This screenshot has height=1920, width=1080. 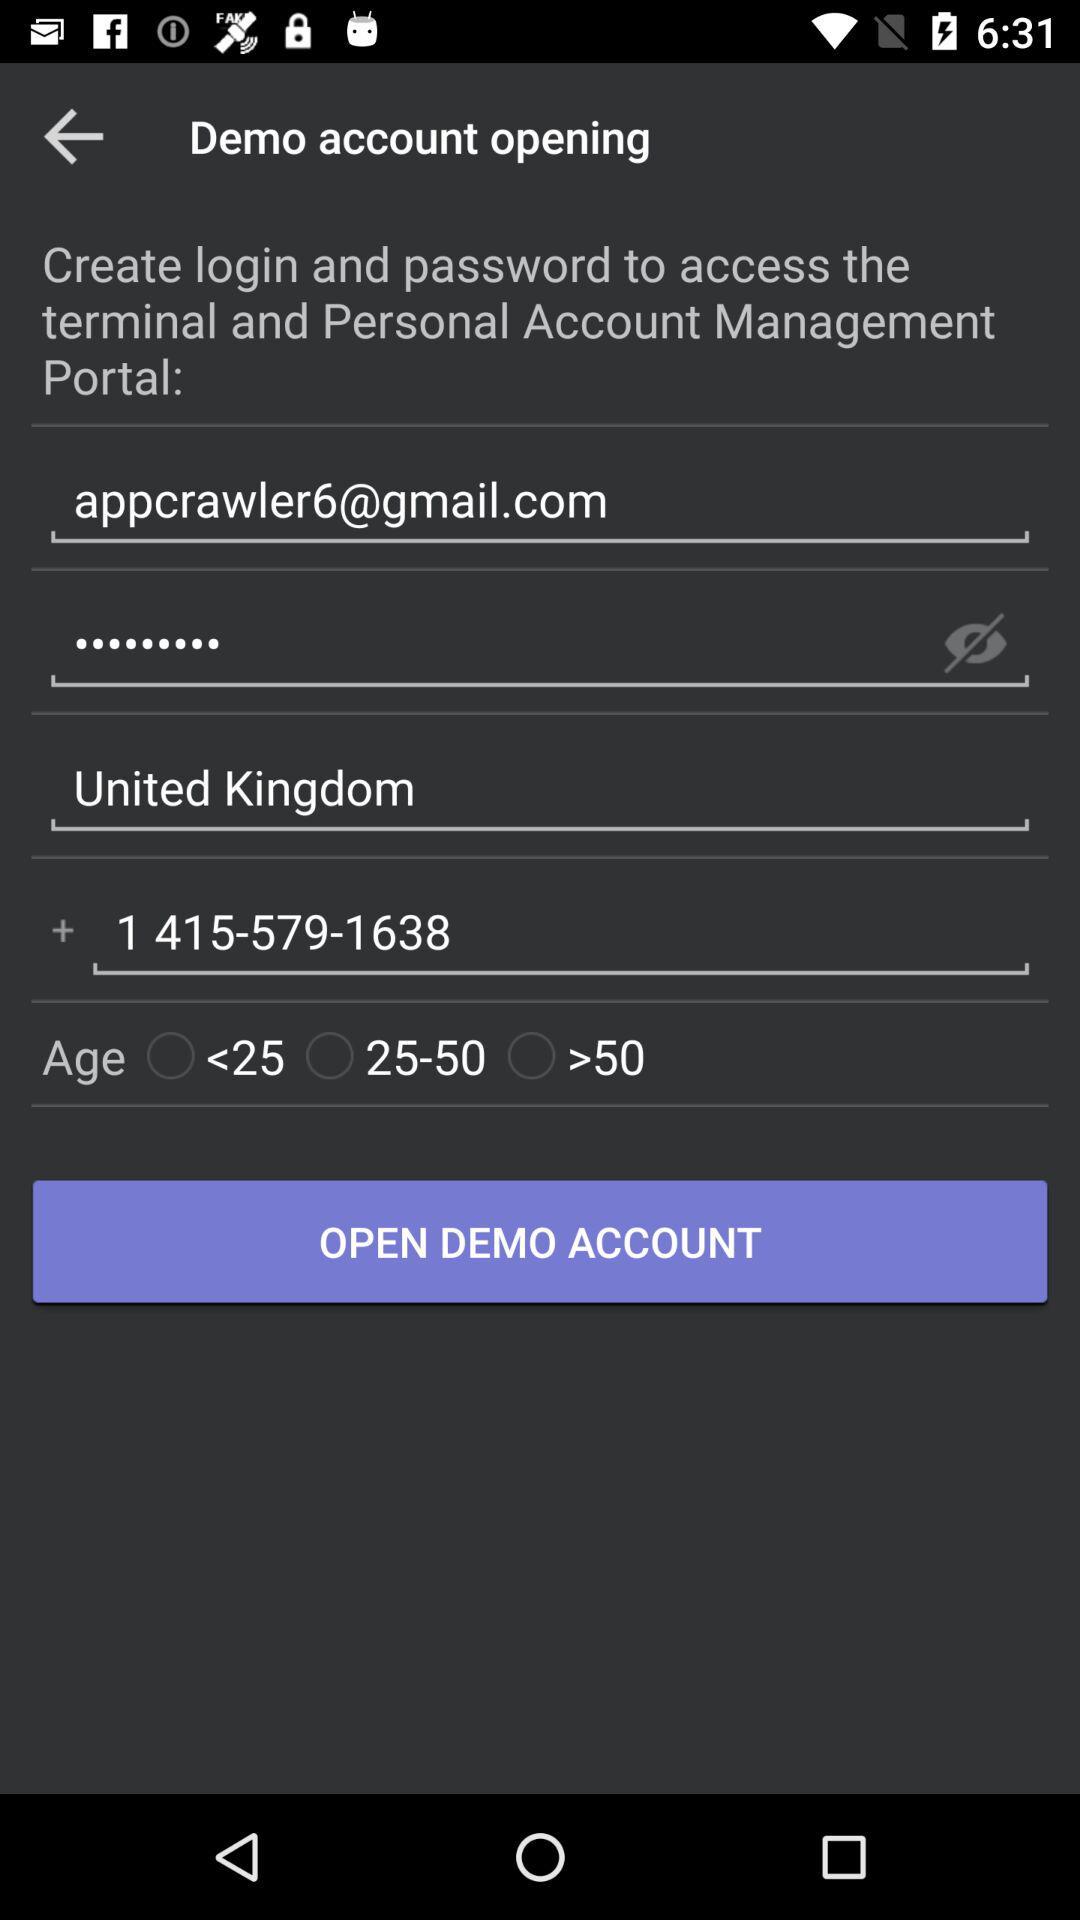 What do you see at coordinates (974, 643) in the screenshot?
I see `the icon above the united kingdom item` at bounding box center [974, 643].